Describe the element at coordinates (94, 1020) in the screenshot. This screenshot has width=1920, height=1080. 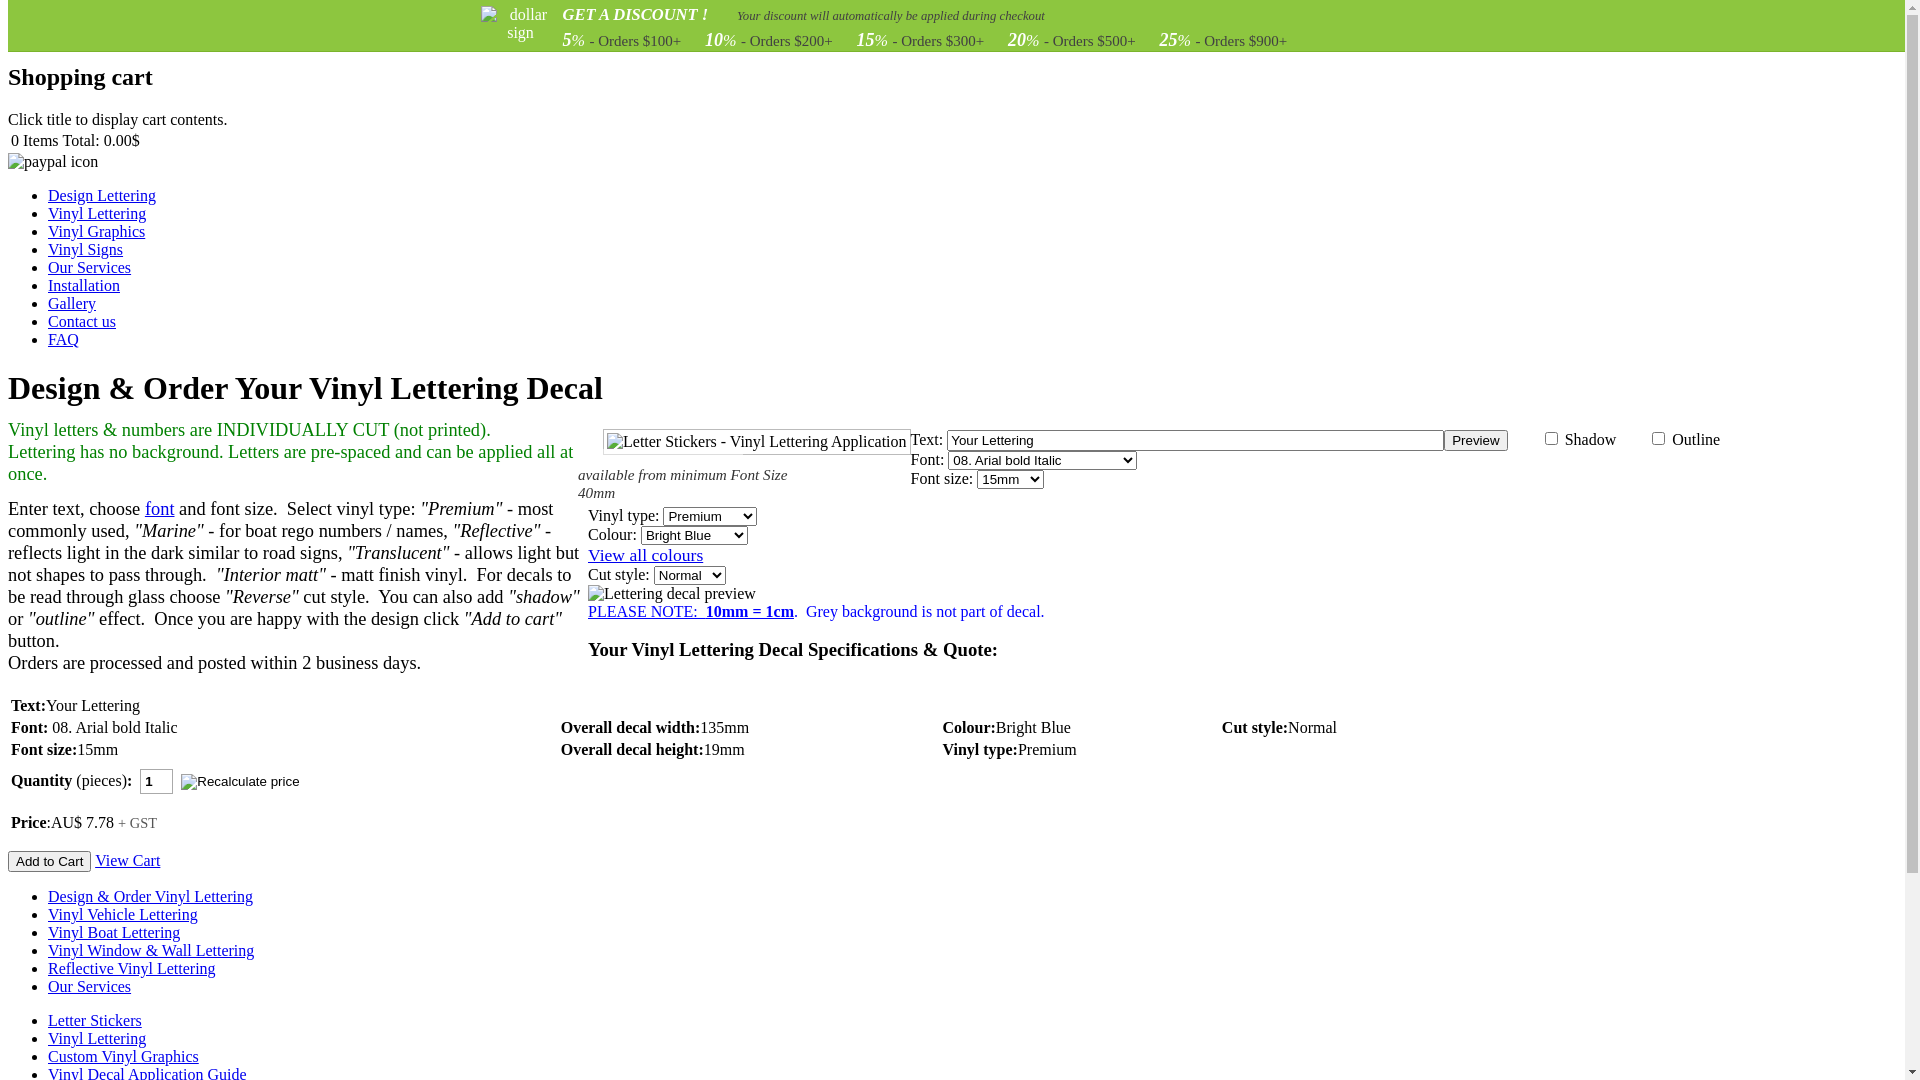
I see `'Letter Stickers'` at that location.